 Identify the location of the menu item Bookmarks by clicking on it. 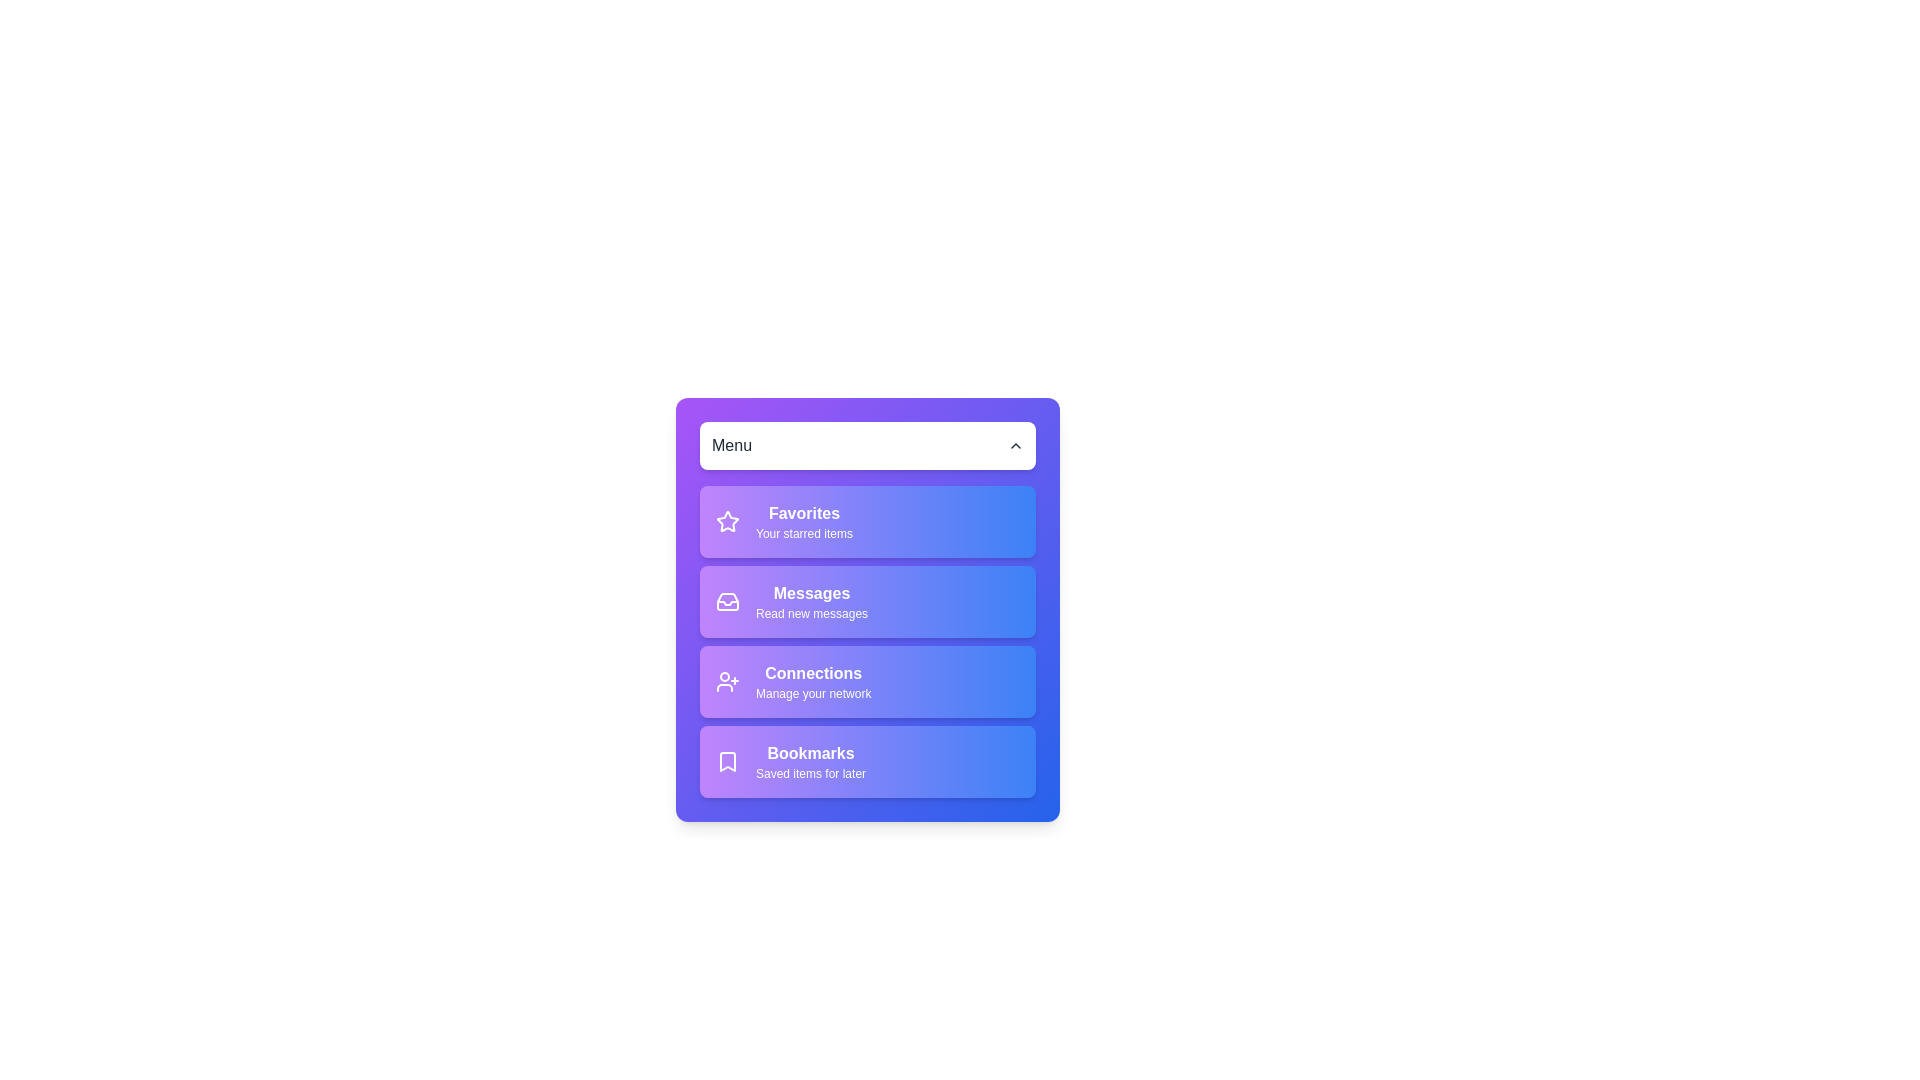
(868, 762).